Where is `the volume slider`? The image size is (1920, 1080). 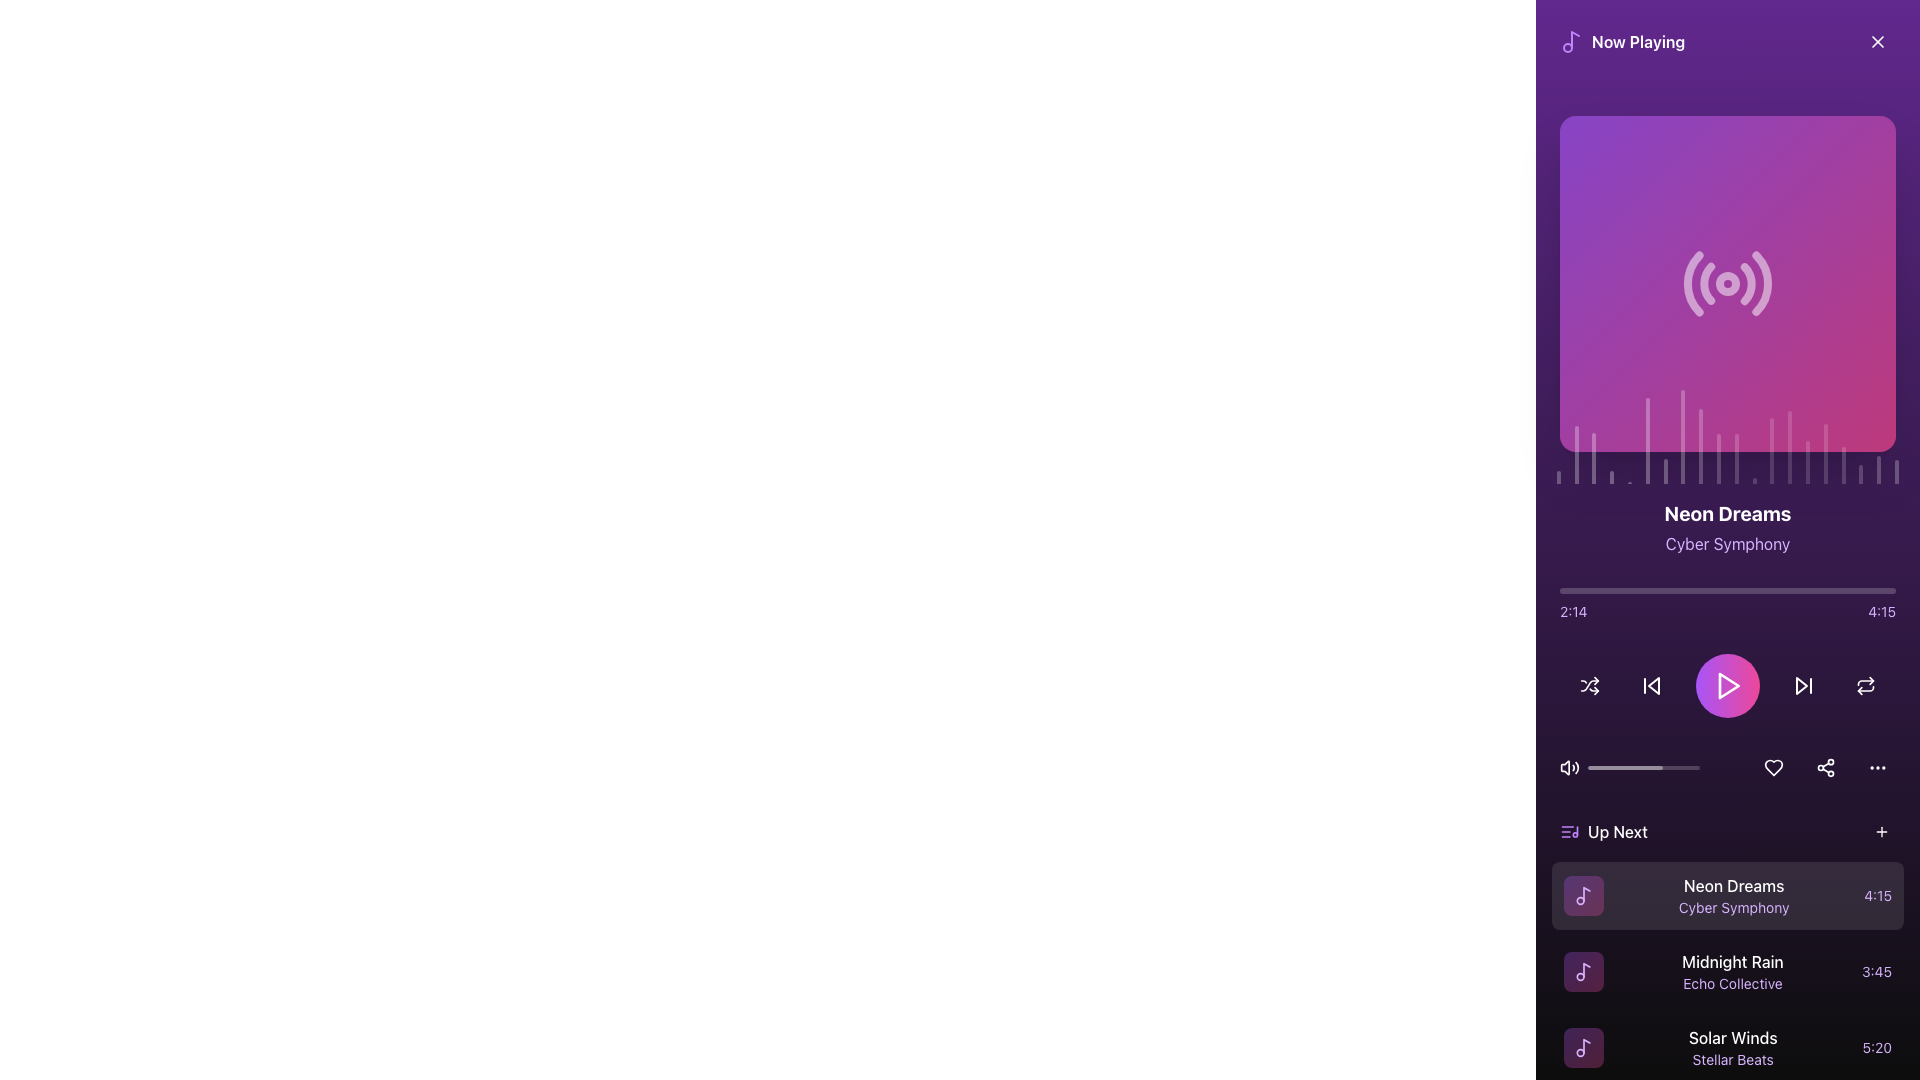 the volume slider is located at coordinates (1612, 766).